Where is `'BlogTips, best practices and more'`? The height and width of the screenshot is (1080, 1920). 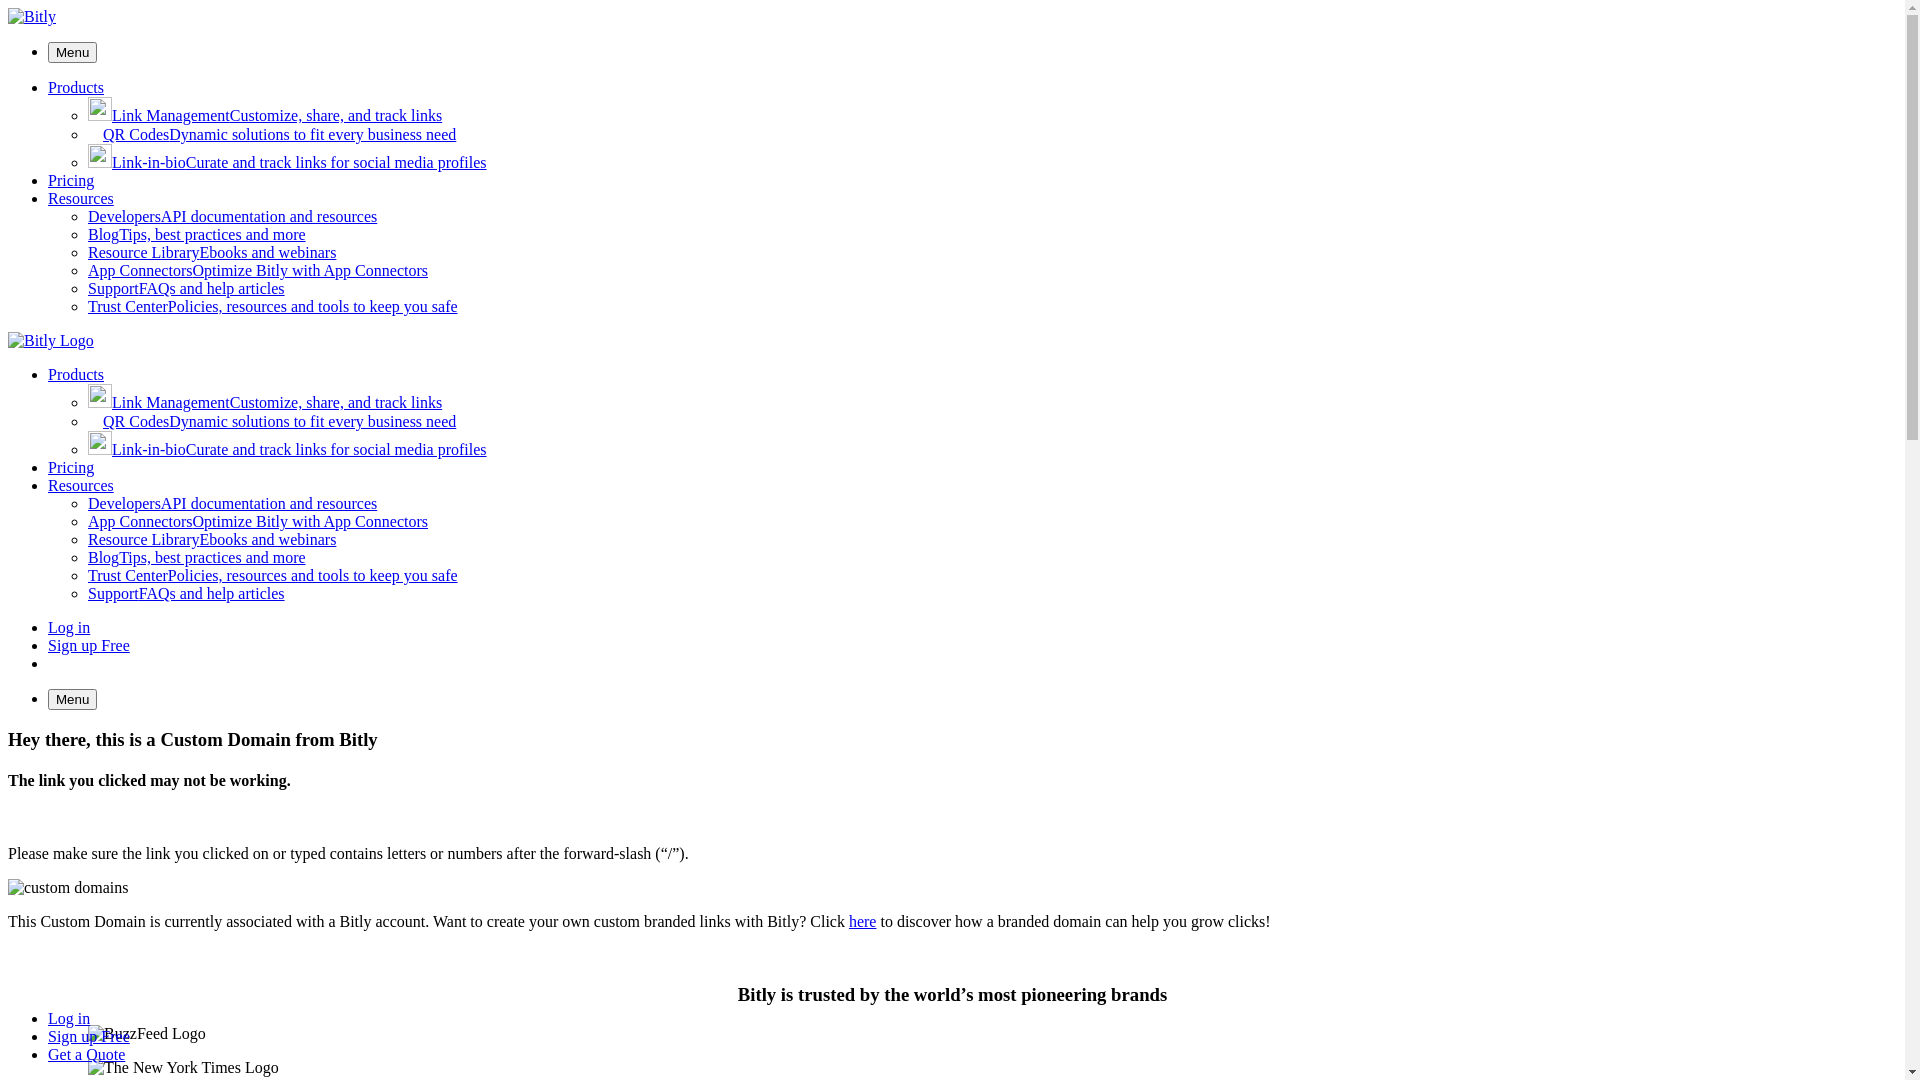
'BlogTips, best practices and more' is located at coordinates (196, 557).